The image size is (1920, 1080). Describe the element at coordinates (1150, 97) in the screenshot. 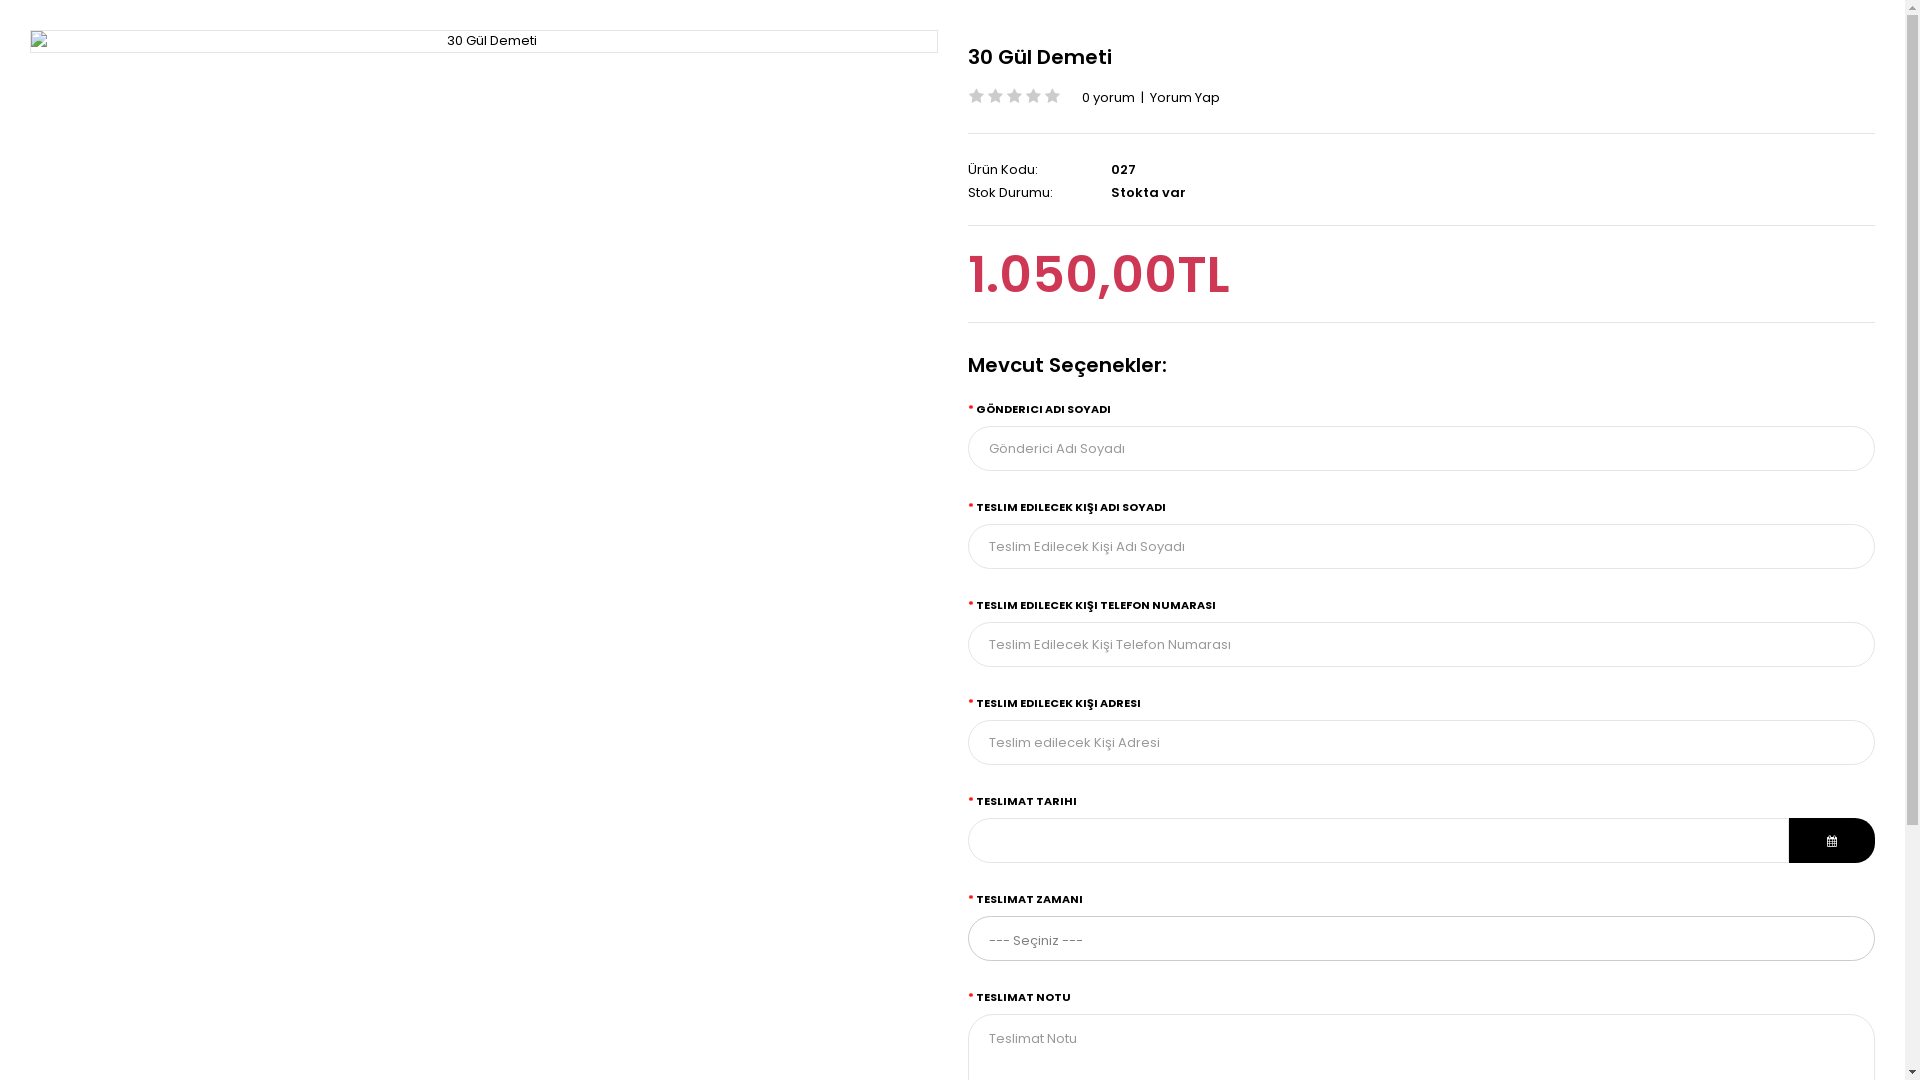

I see `'Yorum Yap'` at that location.